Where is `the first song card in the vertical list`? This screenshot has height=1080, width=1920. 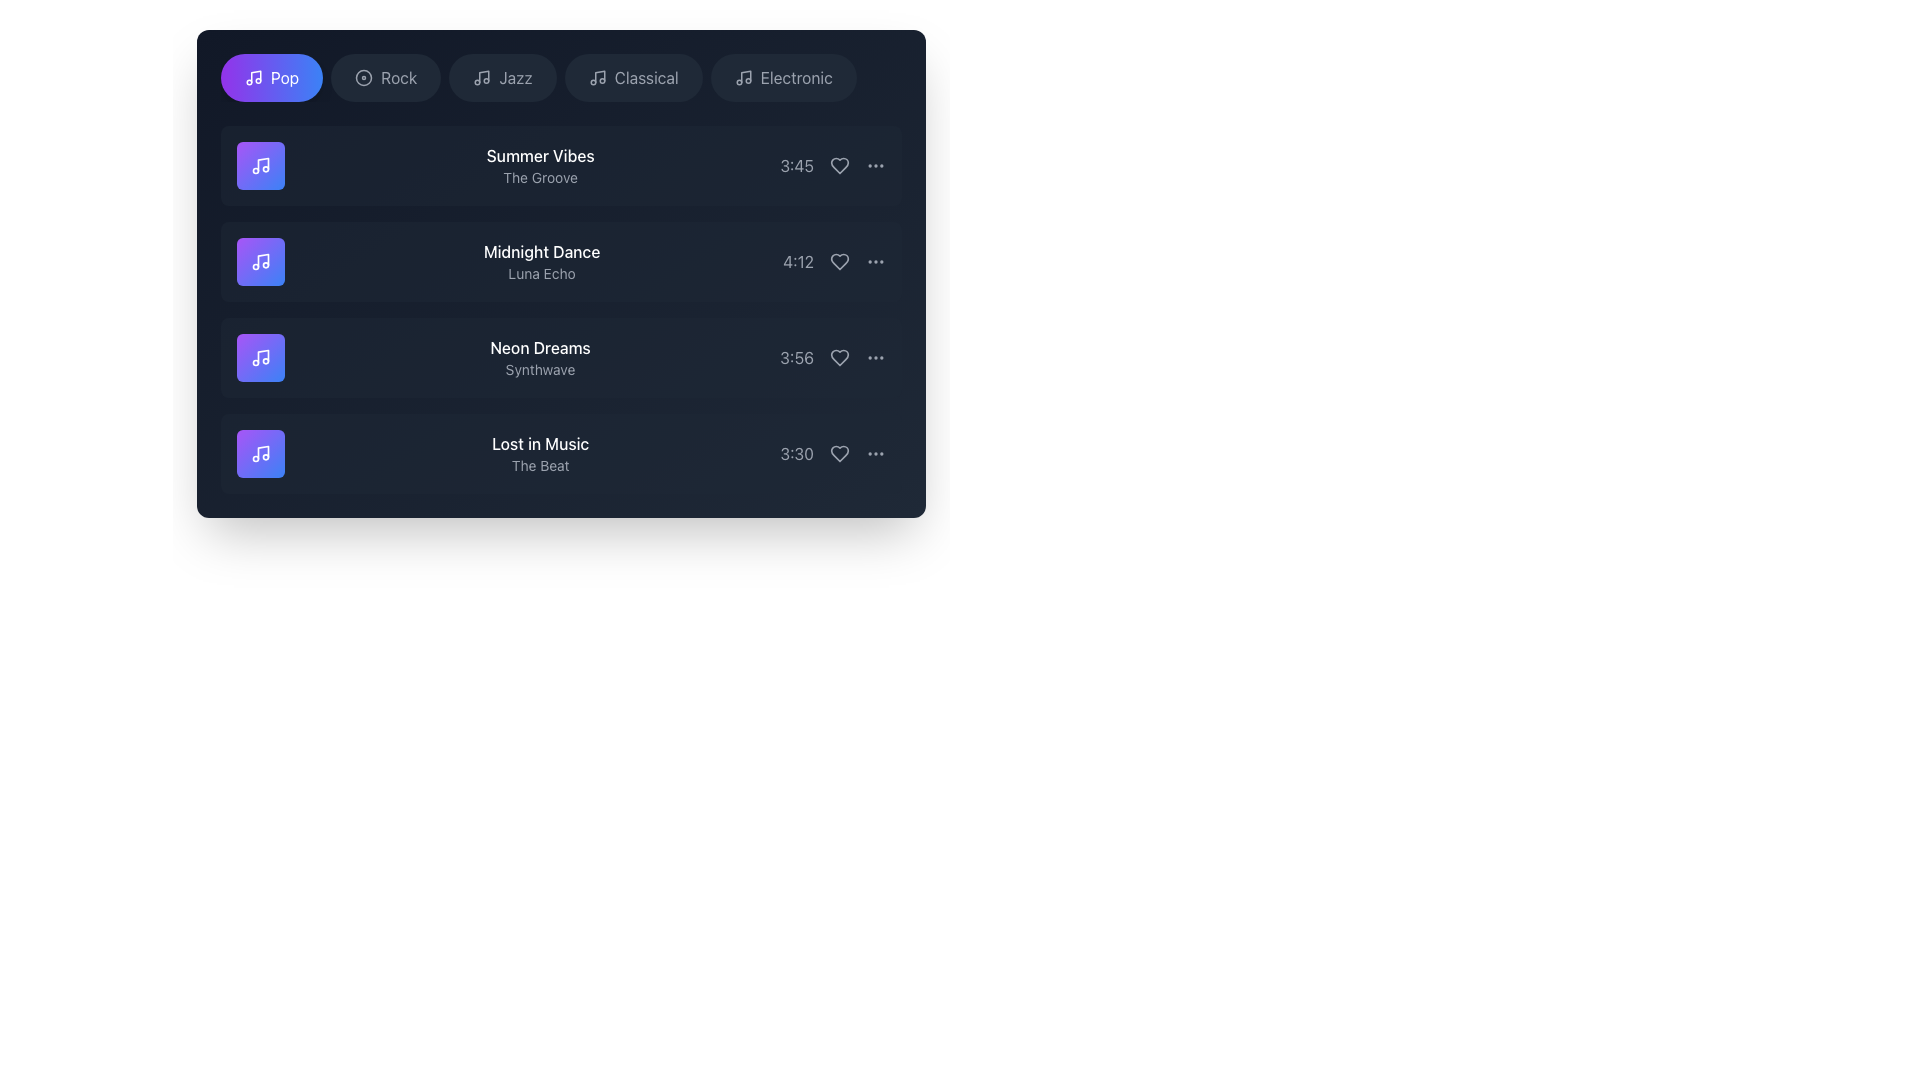 the first song card in the vertical list is located at coordinates (560, 164).